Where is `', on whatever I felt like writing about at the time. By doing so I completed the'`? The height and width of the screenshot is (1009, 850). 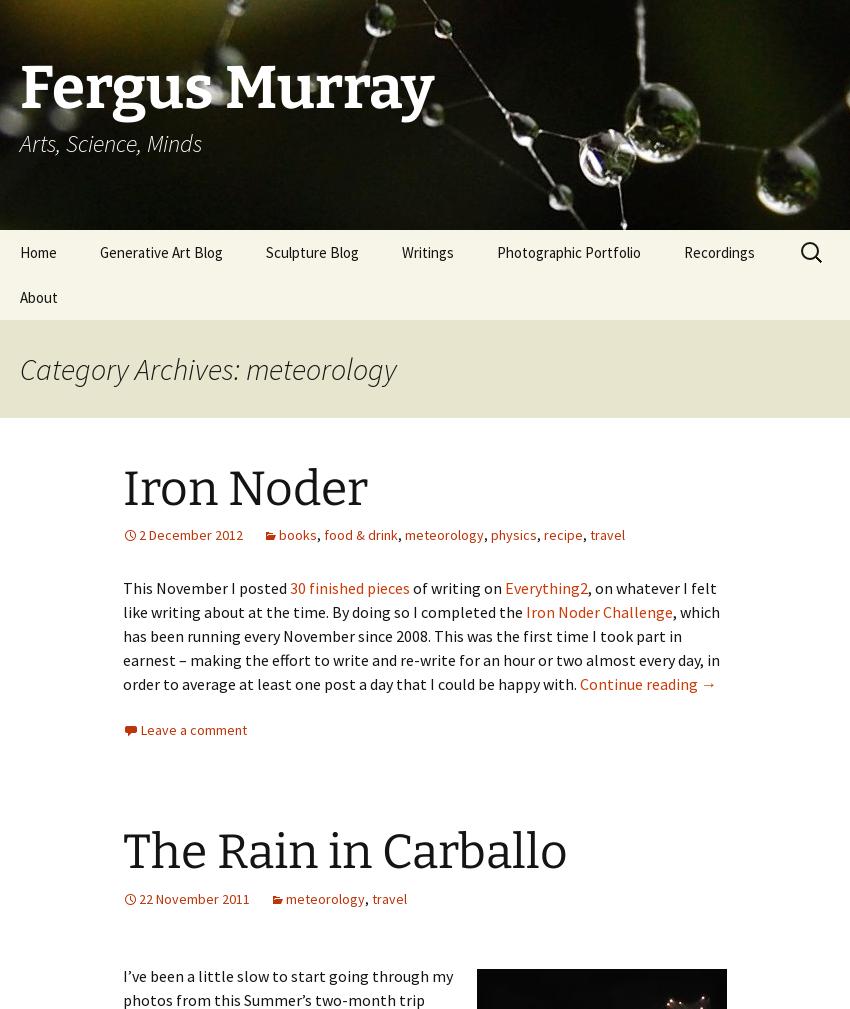
', on whatever I felt like writing about at the time. By doing so I completed the' is located at coordinates (419, 599).